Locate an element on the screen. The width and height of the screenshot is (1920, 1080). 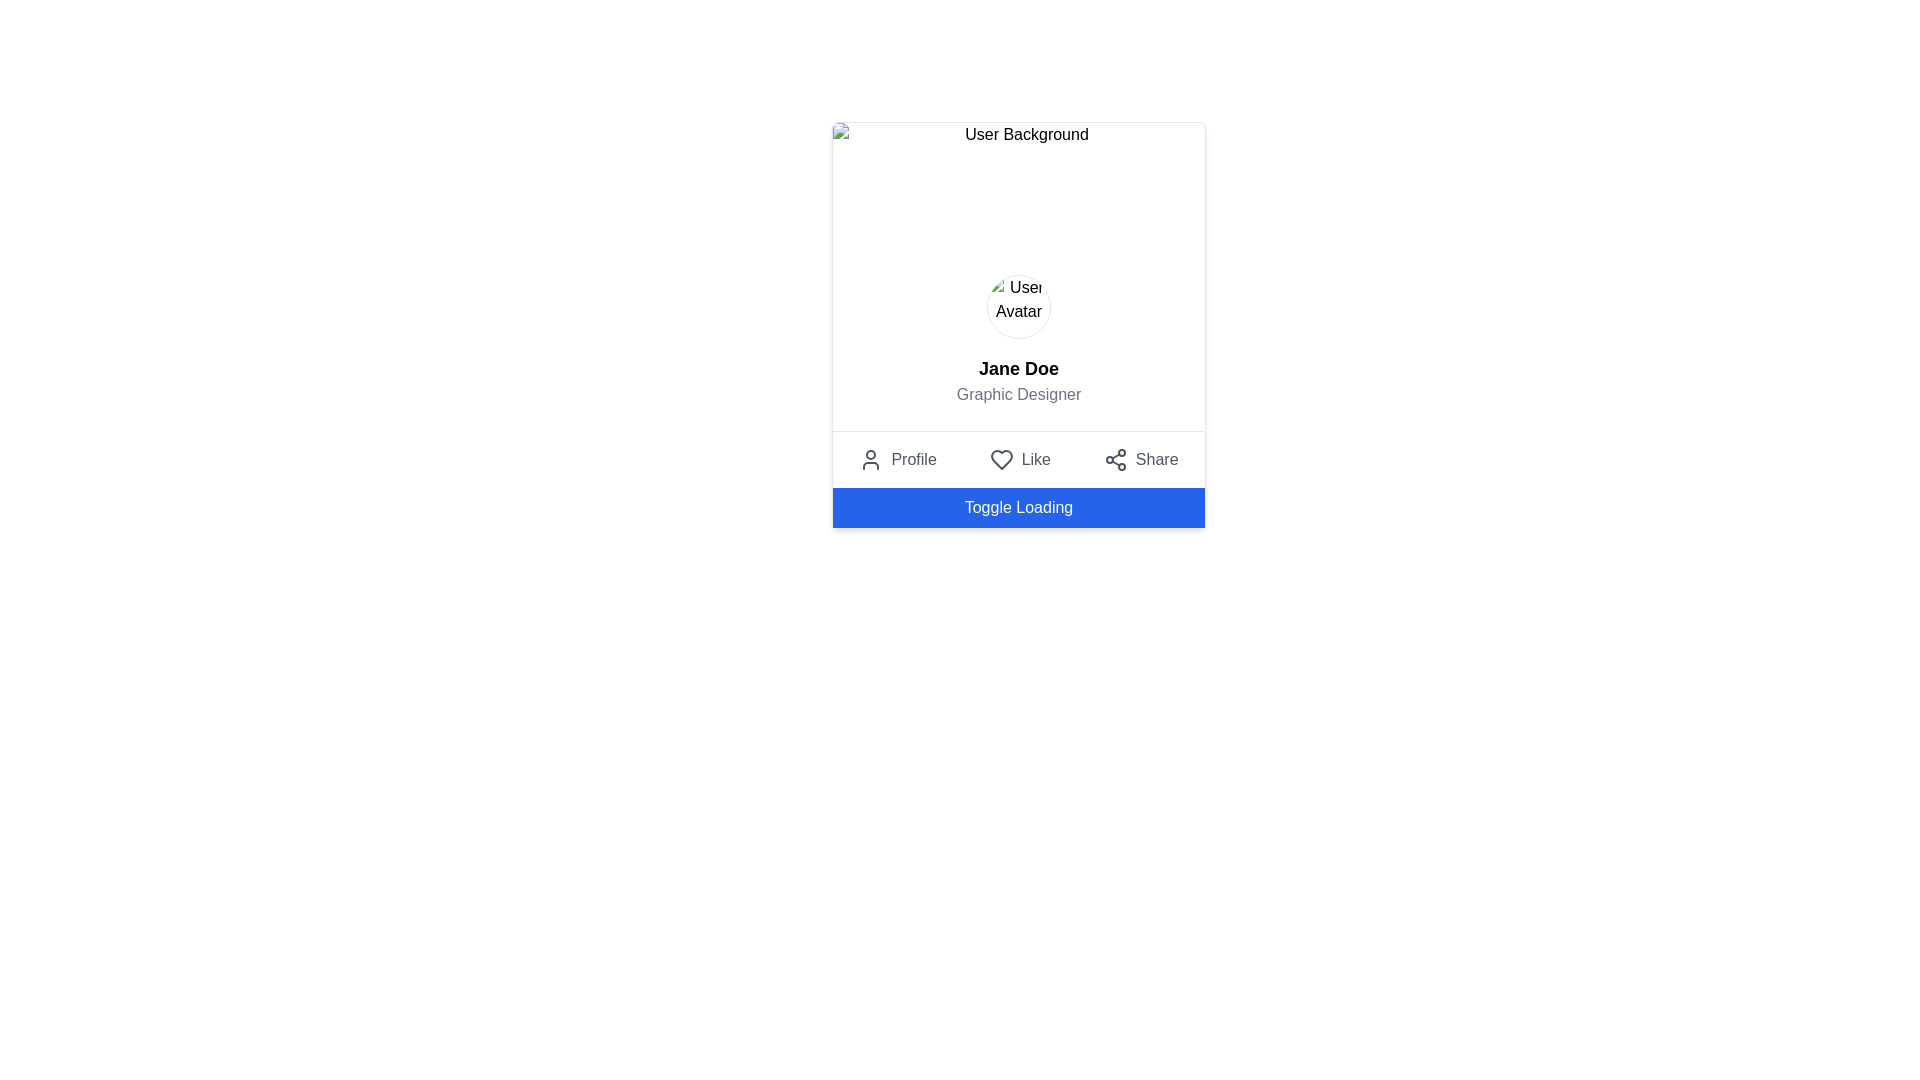
the text label displaying 'Graphic Designer', which is styled in gray font on a white background and centrally located beneath 'Jane Doe' is located at coordinates (1018, 394).